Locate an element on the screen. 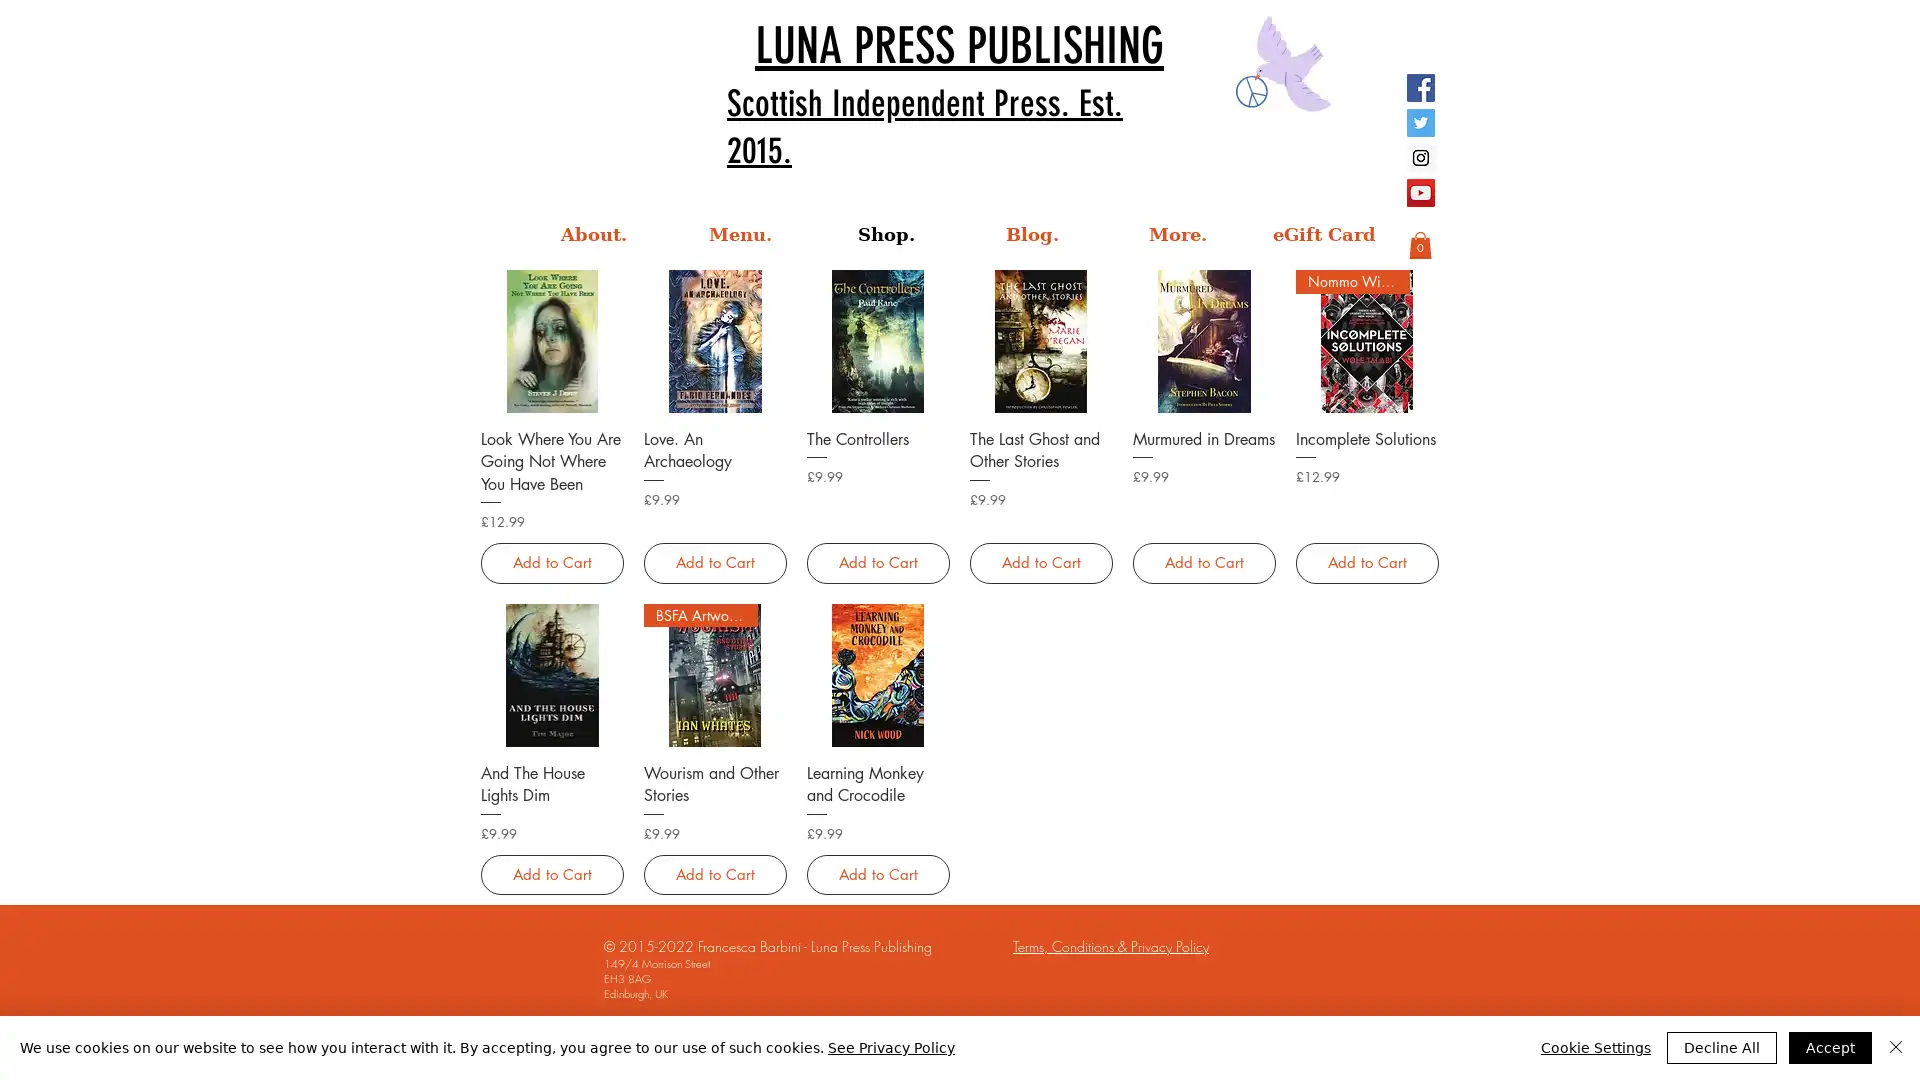 This screenshot has width=1920, height=1080. Quick View is located at coordinates (877, 435).